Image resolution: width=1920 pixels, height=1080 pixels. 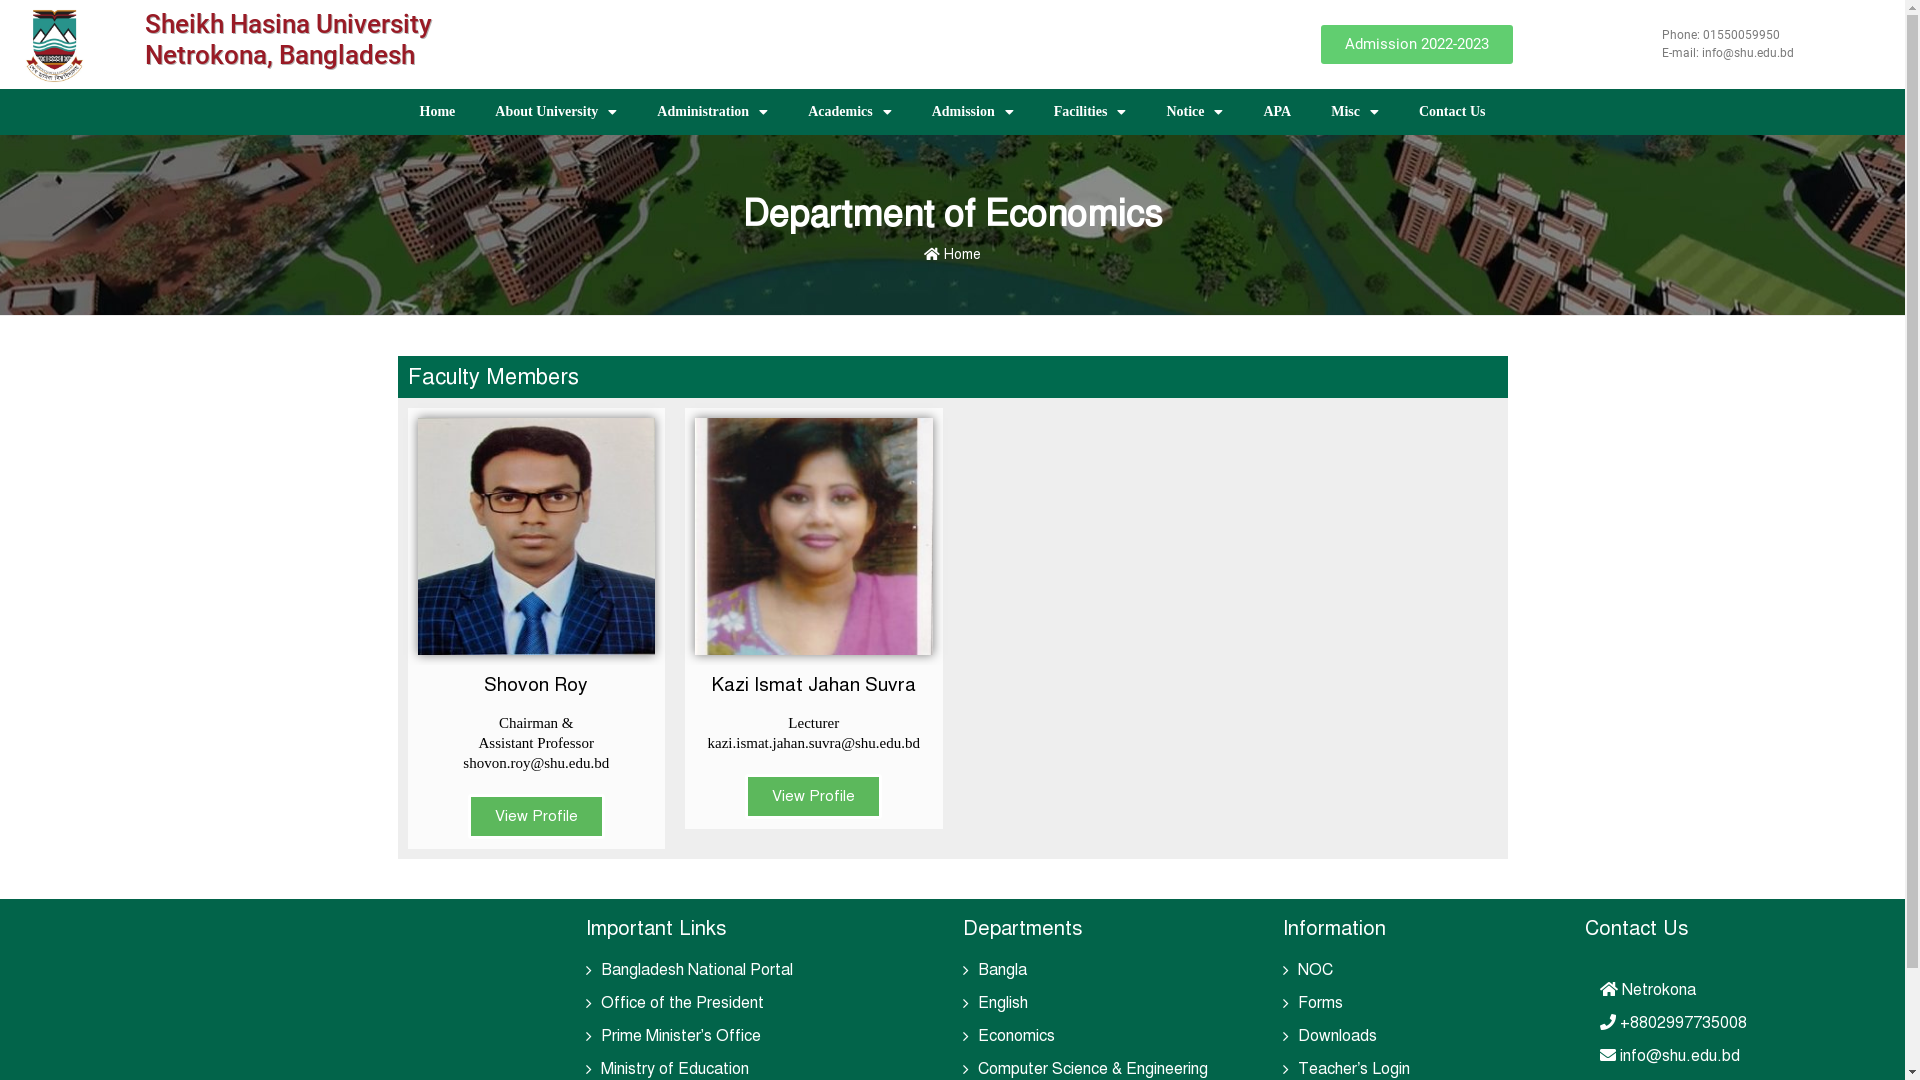 What do you see at coordinates (1397, 111) in the screenshot?
I see `'Contact Us'` at bounding box center [1397, 111].